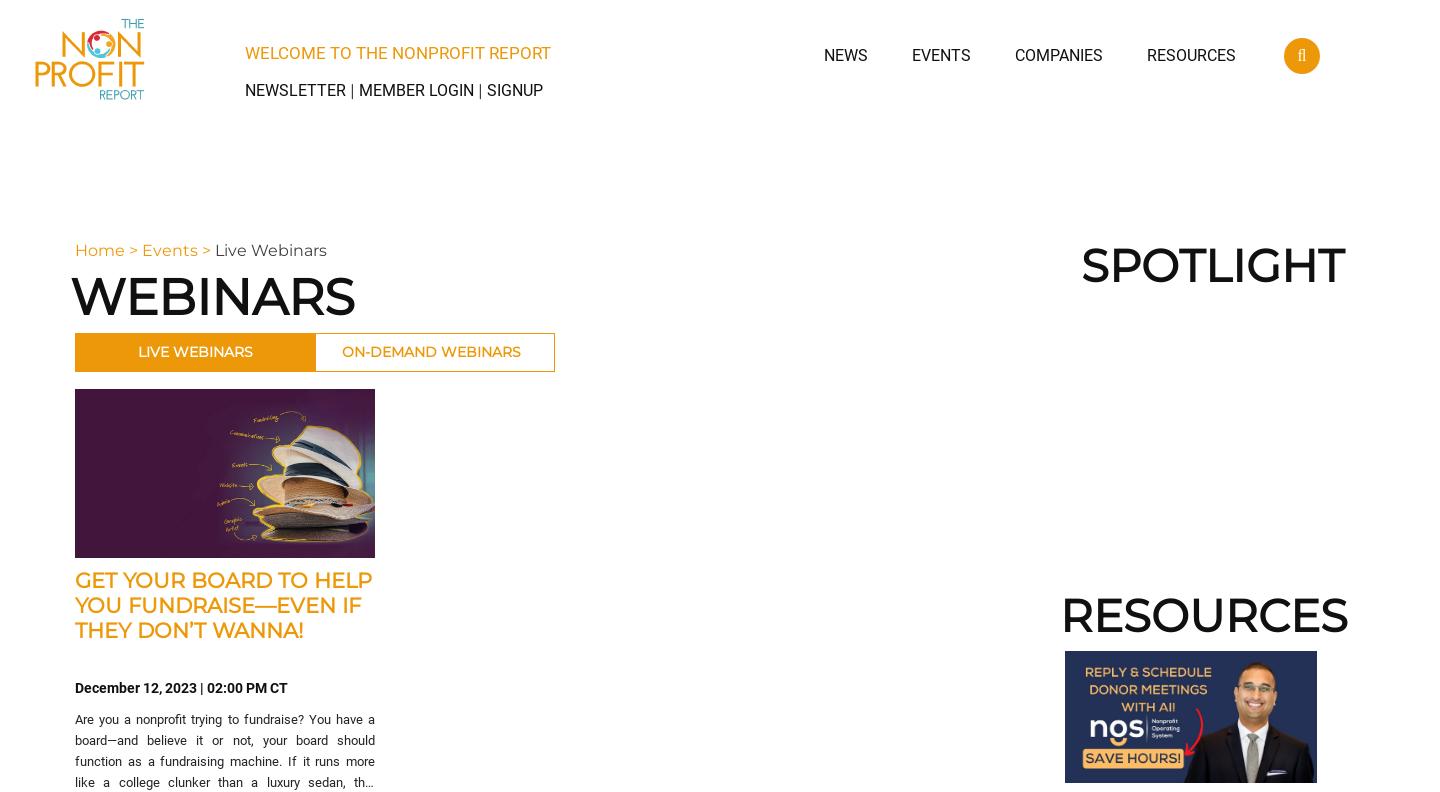  I want to click on 'News', so click(843, 55).